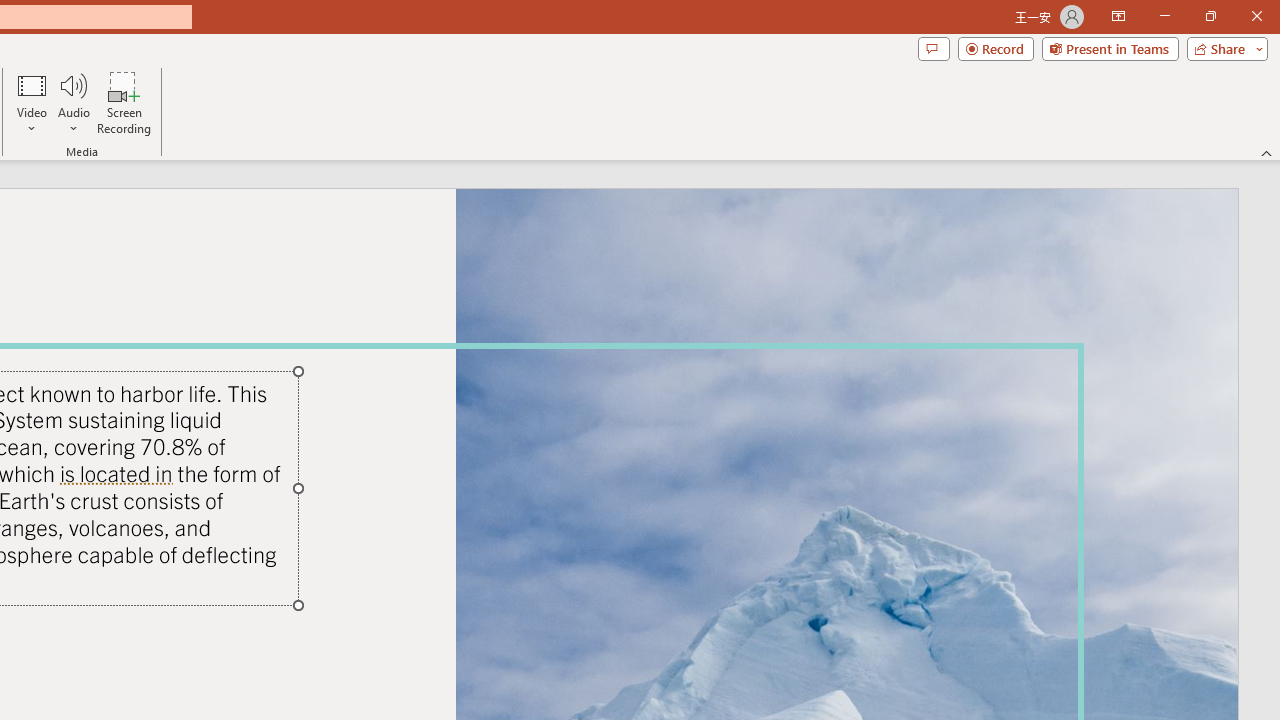 The image size is (1280, 720). I want to click on 'Collapse the Ribbon', so click(1266, 152).